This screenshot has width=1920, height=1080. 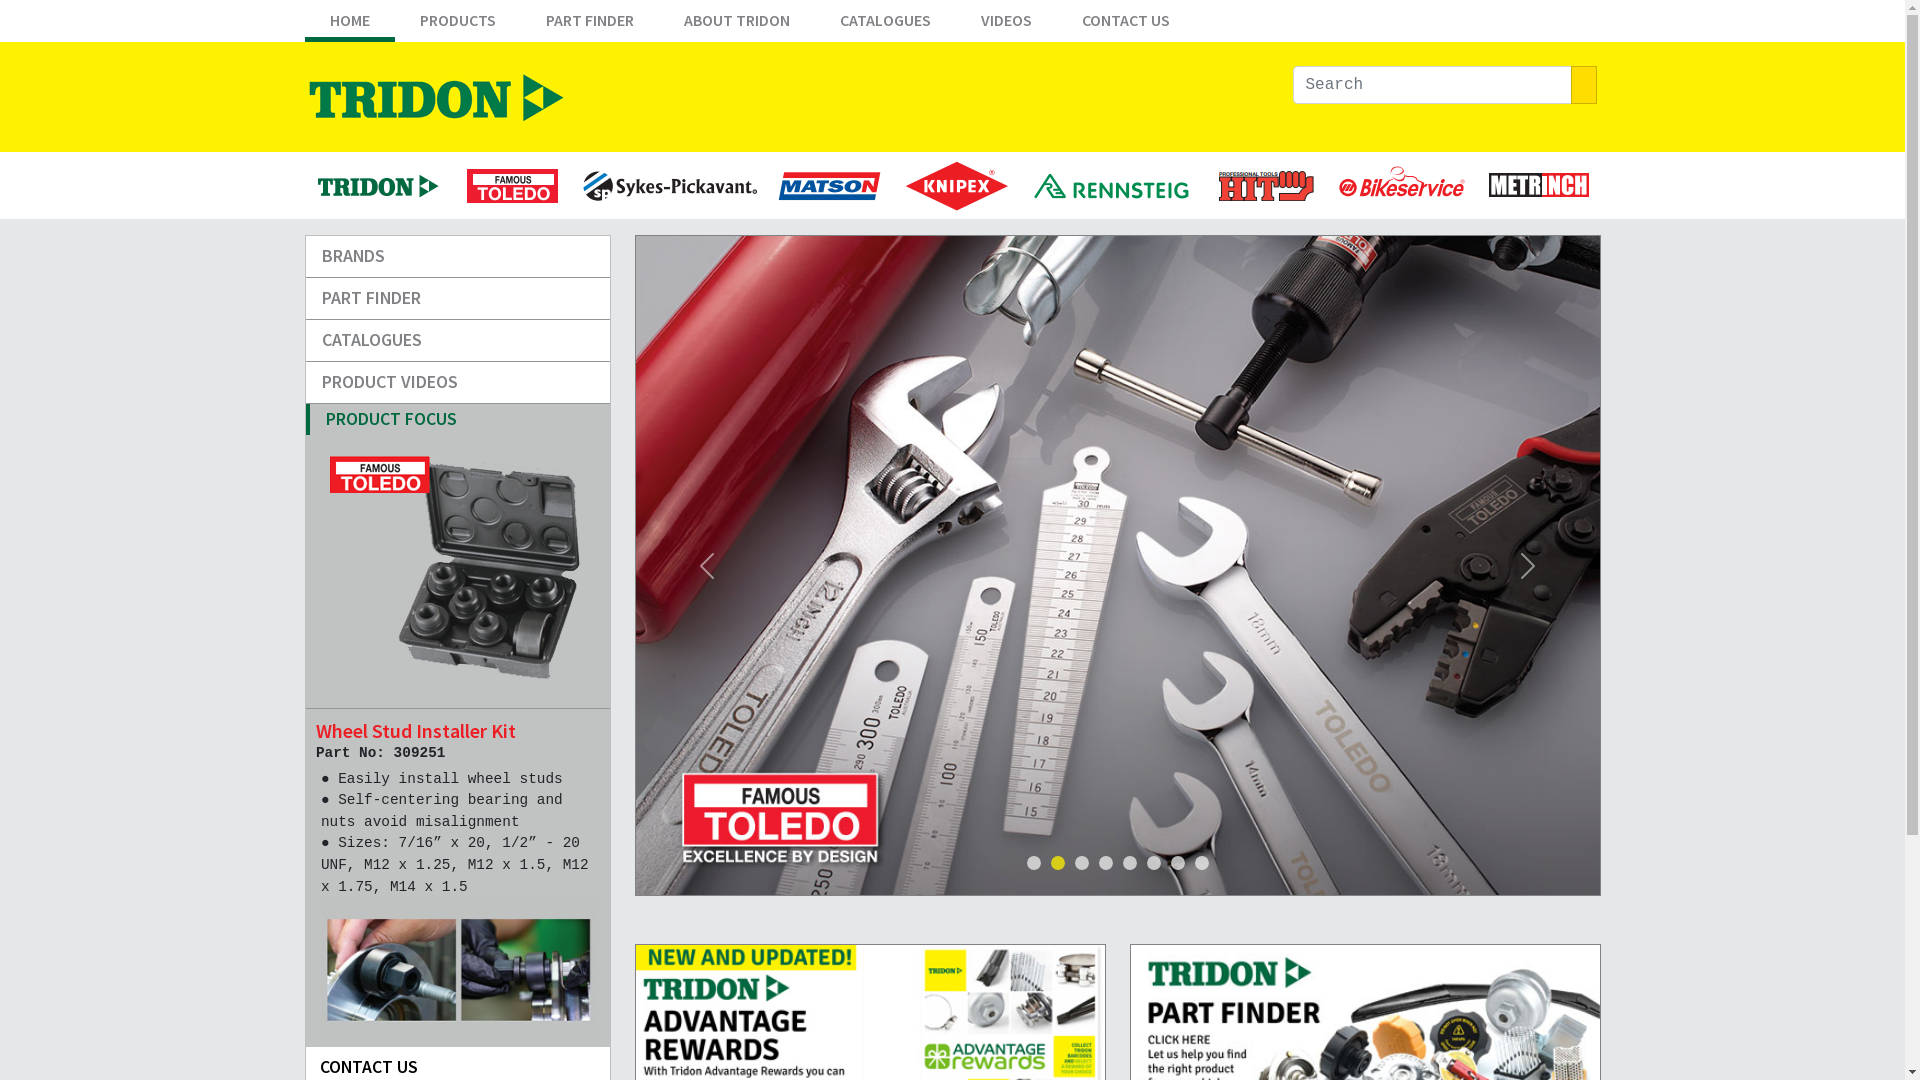 I want to click on 'CATALOGUES', so click(x=456, y=339).